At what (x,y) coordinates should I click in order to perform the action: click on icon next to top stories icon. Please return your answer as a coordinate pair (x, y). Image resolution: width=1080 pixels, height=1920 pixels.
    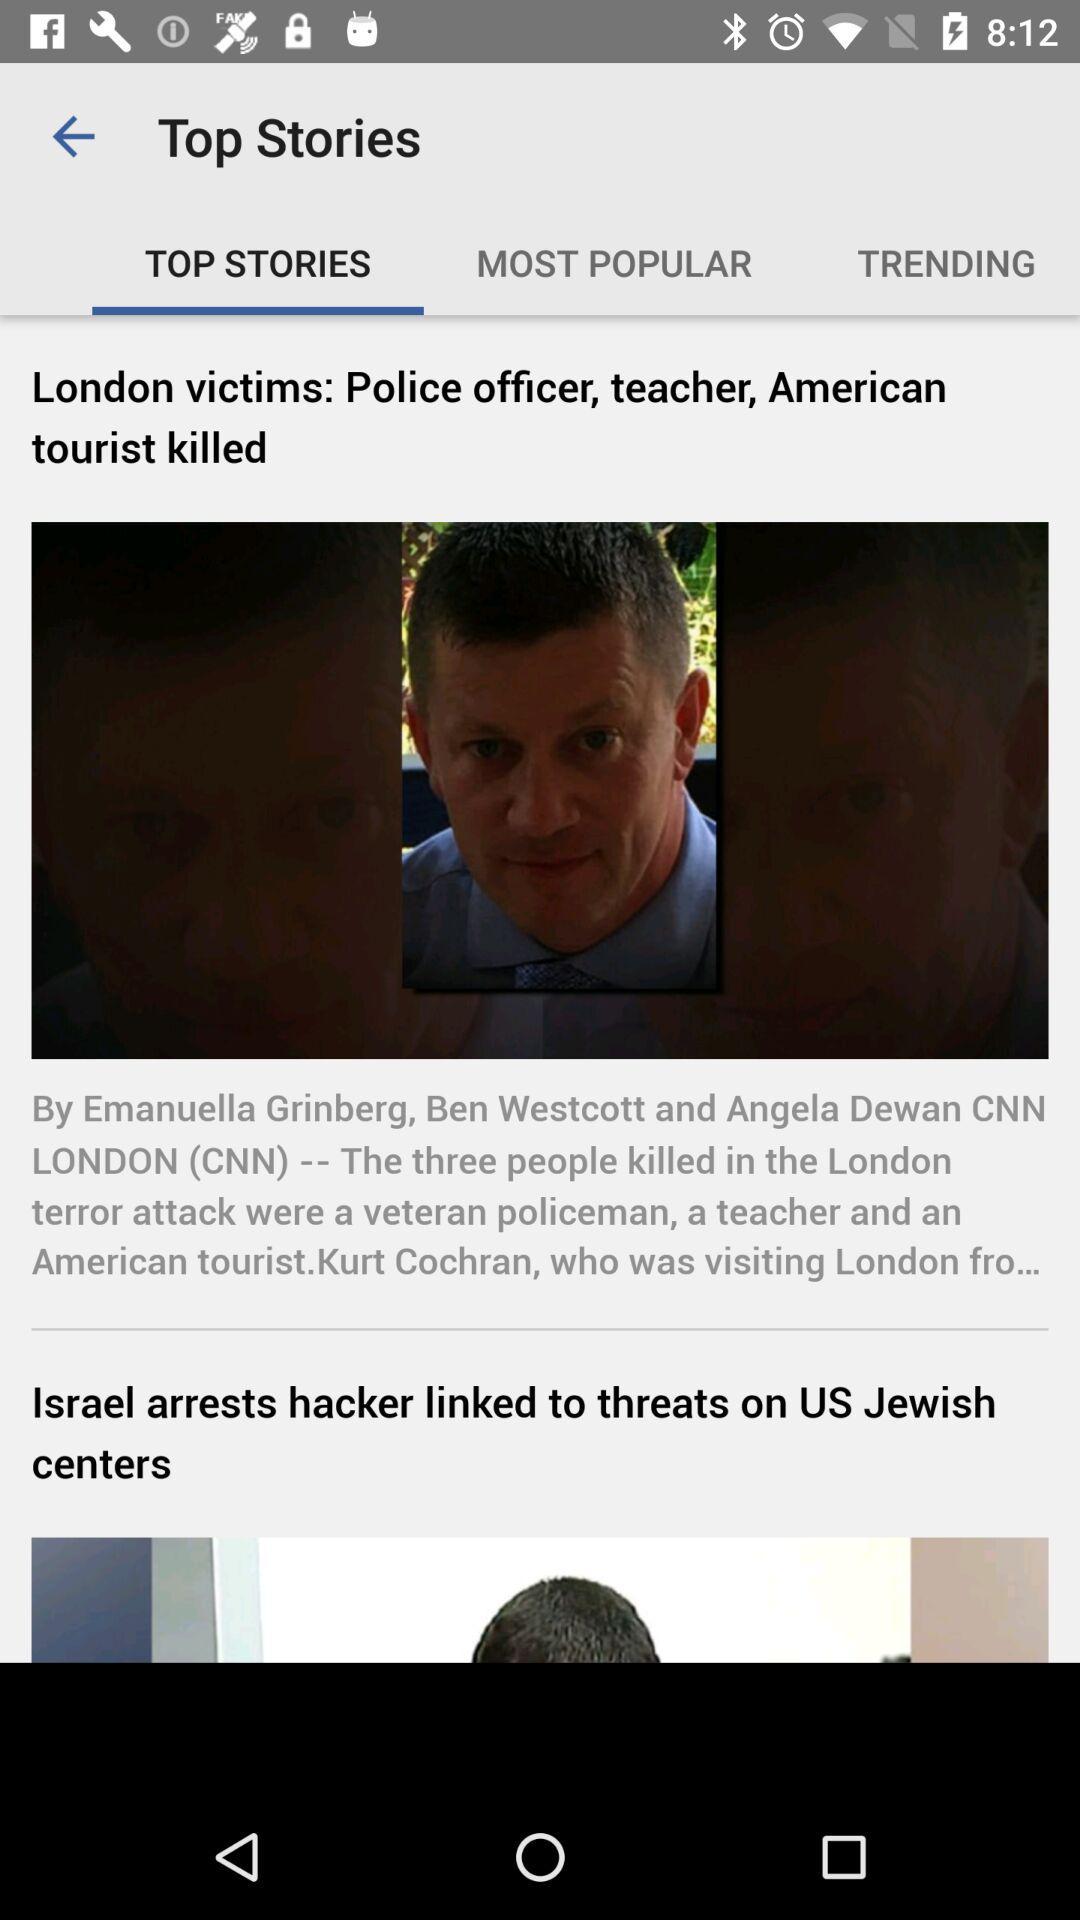
    Looking at the image, I should click on (72, 135).